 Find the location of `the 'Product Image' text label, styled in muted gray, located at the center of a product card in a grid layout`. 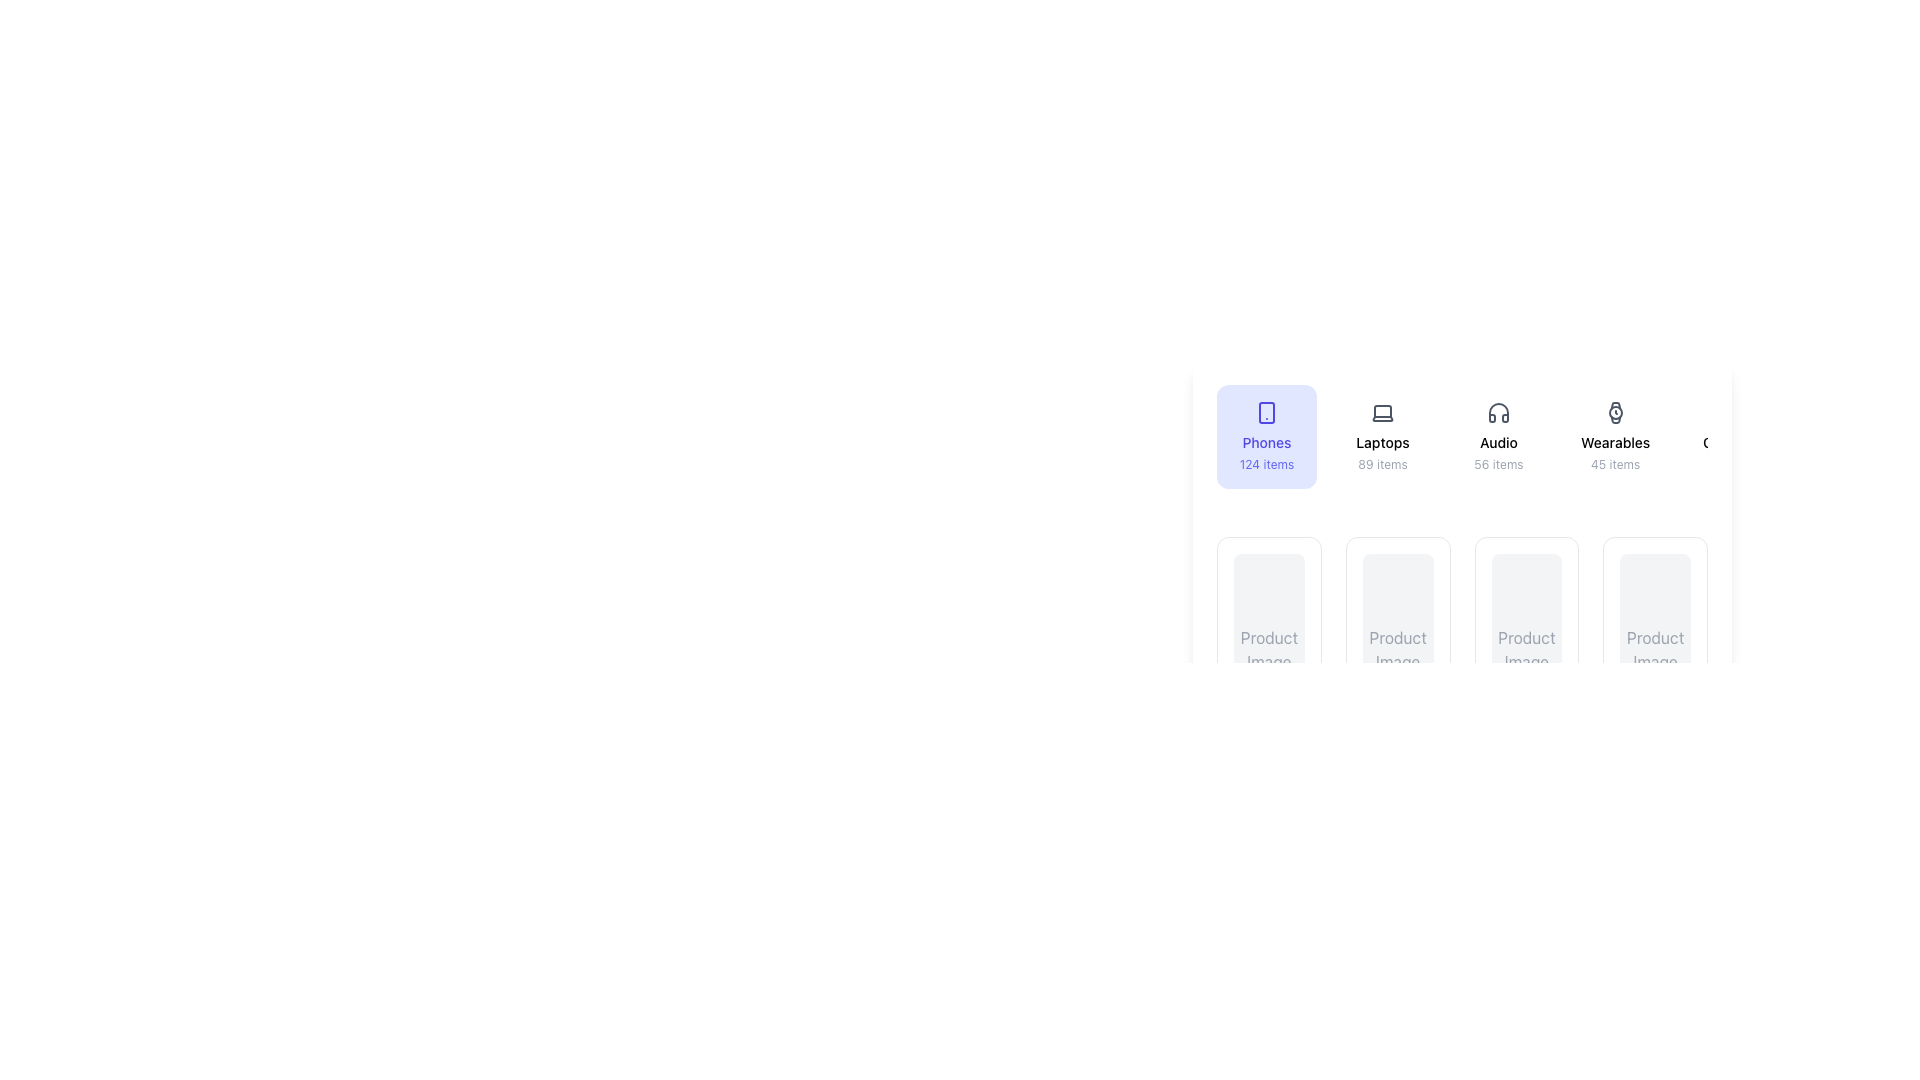

the 'Product Image' text label, styled in muted gray, located at the center of a product card in a grid layout is located at coordinates (1397, 650).